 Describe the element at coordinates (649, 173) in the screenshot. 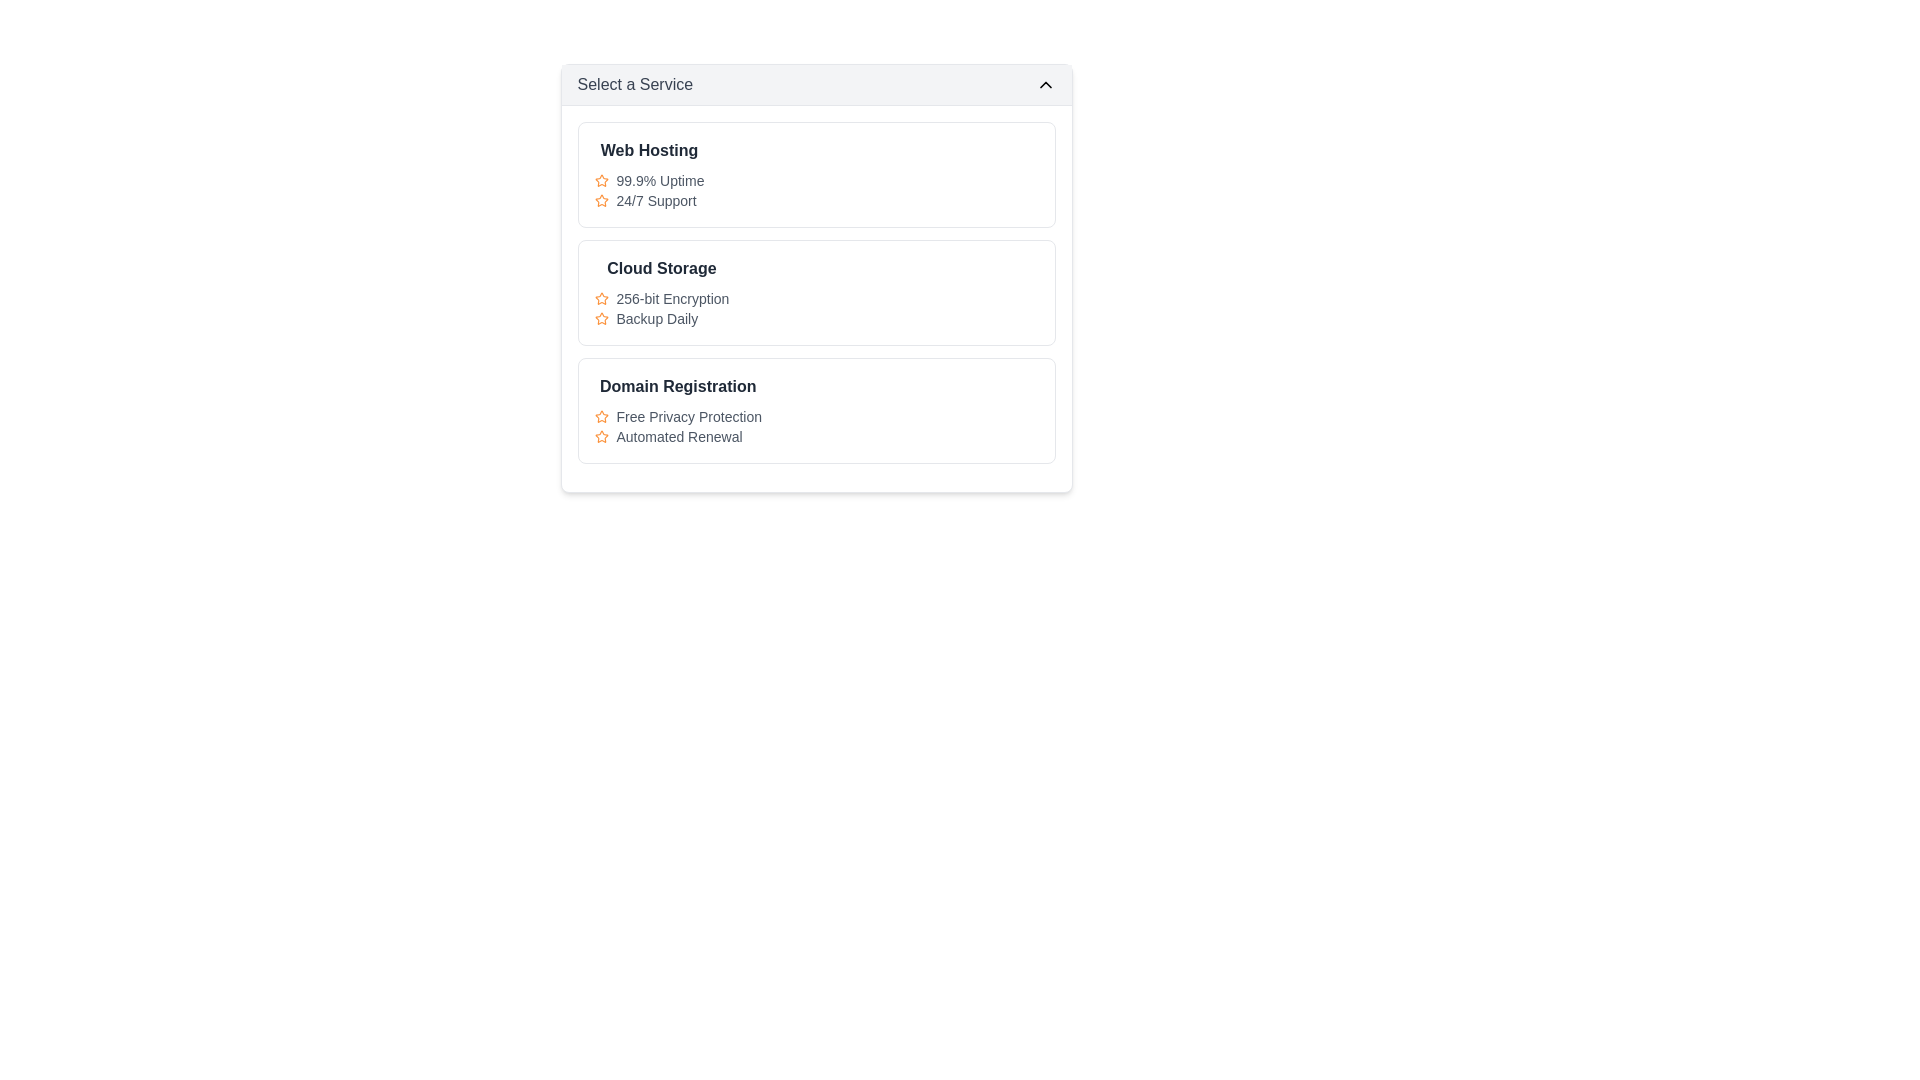

I see `the details of the 'Web Hosting' service in the Informational display section, which is the first item in the service selection interface` at that location.